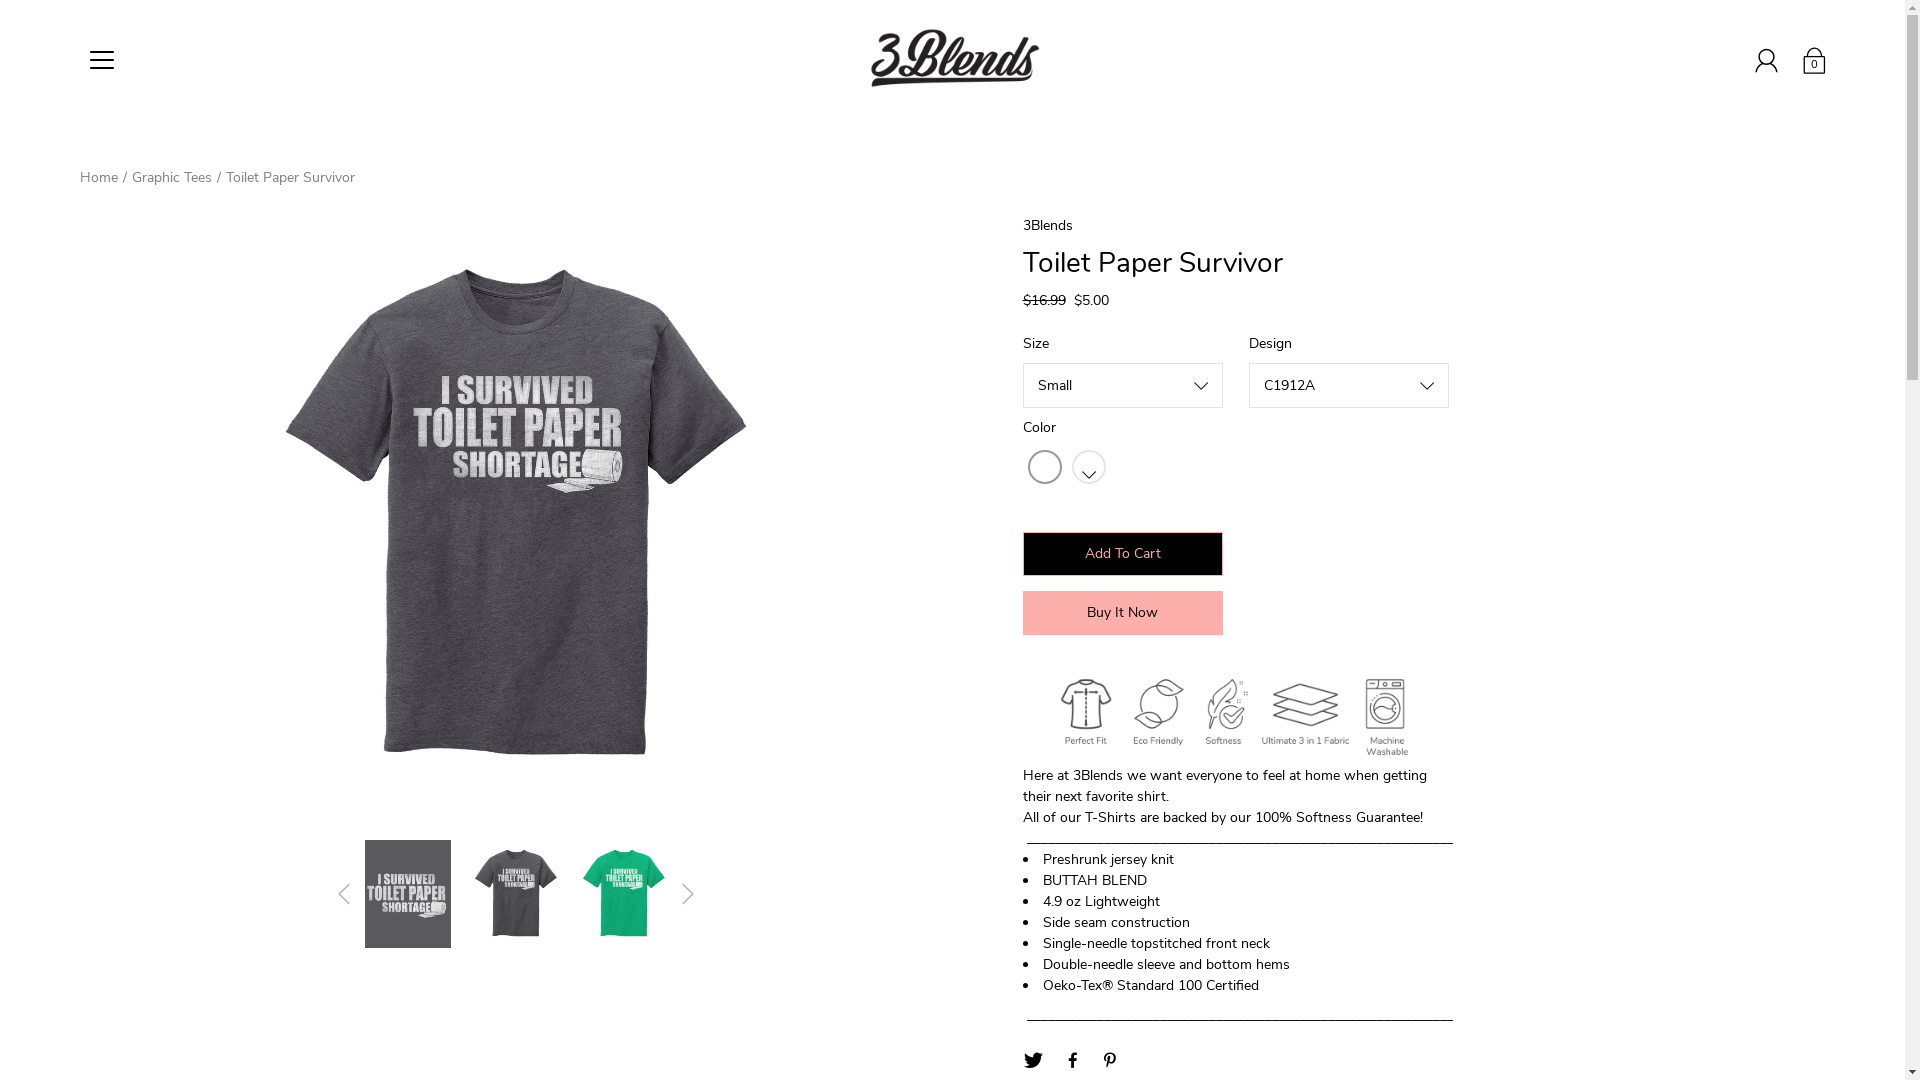  Describe the element at coordinates (1814, 59) in the screenshot. I see `'0'` at that location.